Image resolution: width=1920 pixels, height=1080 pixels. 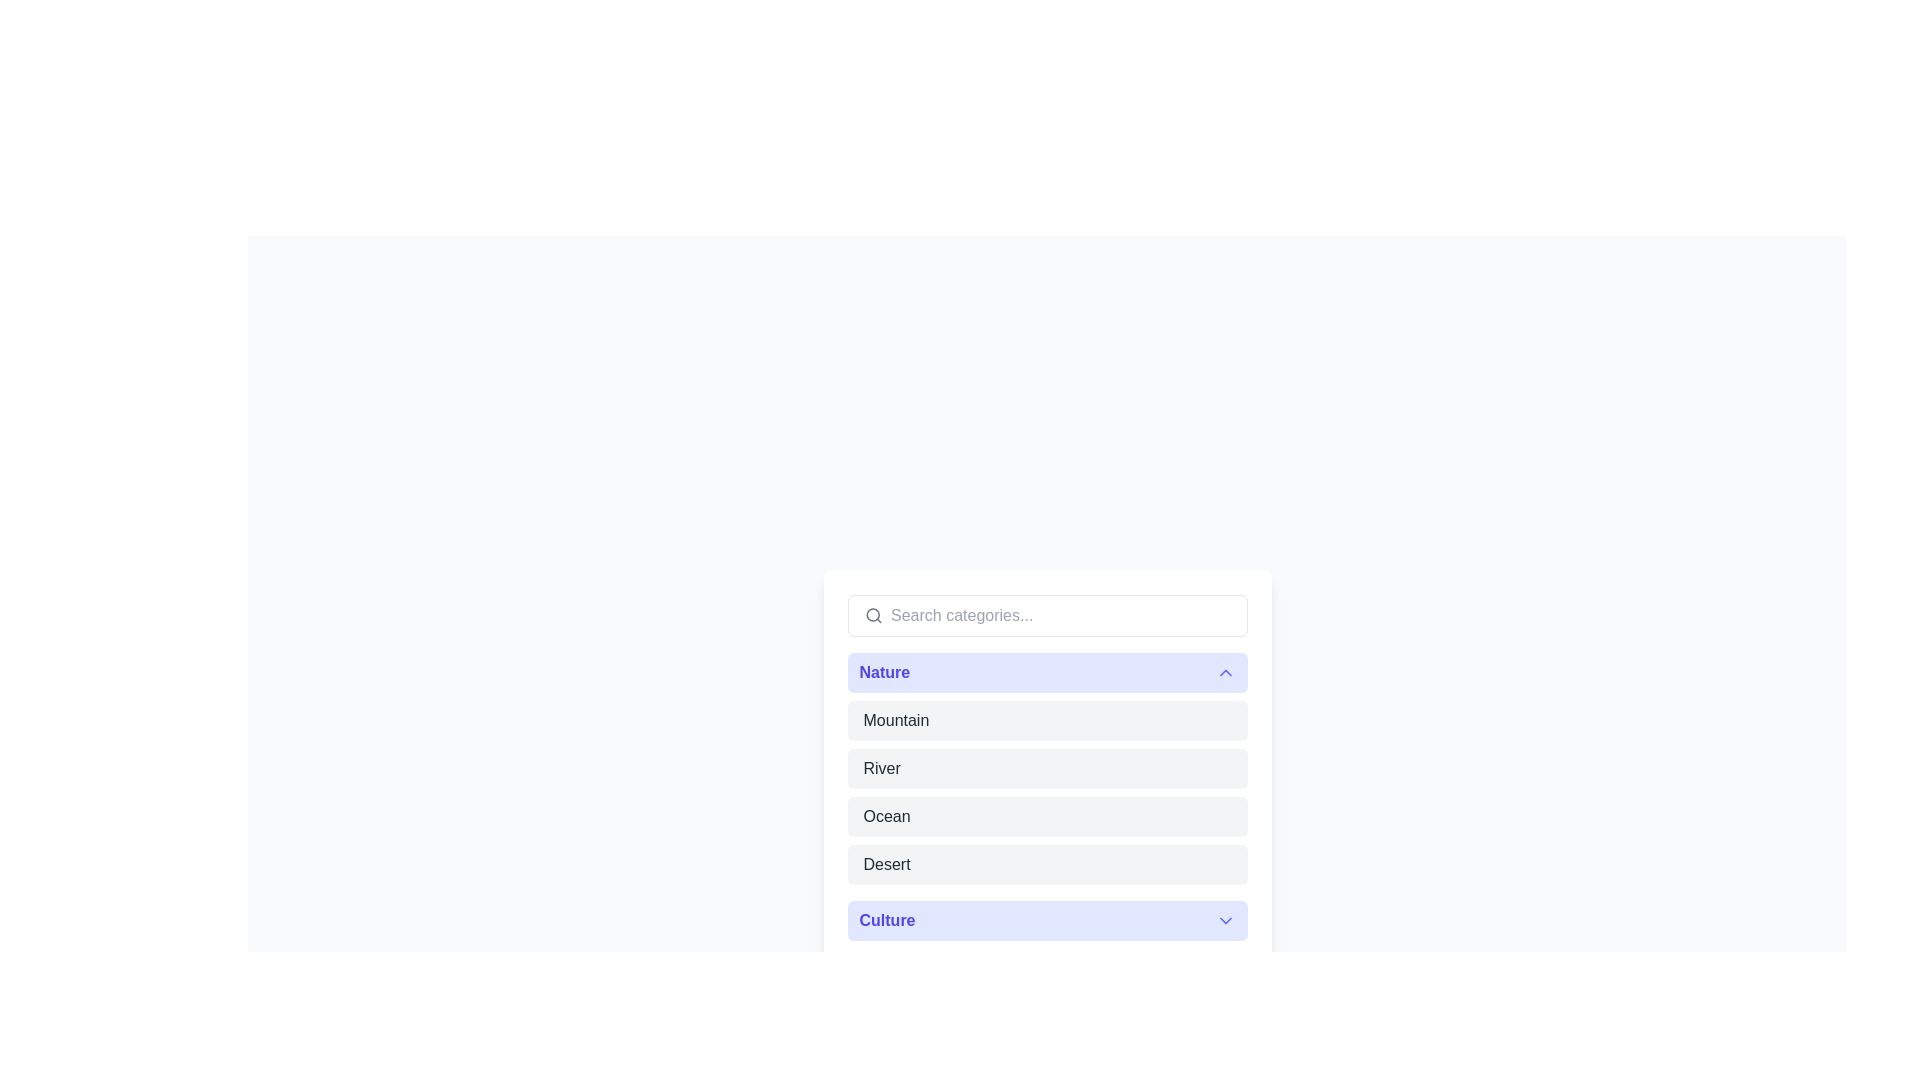 I want to click on the fourth selectable option labeled 'Desert' in the categorized list under the 'Nature' section, so click(x=1046, y=863).